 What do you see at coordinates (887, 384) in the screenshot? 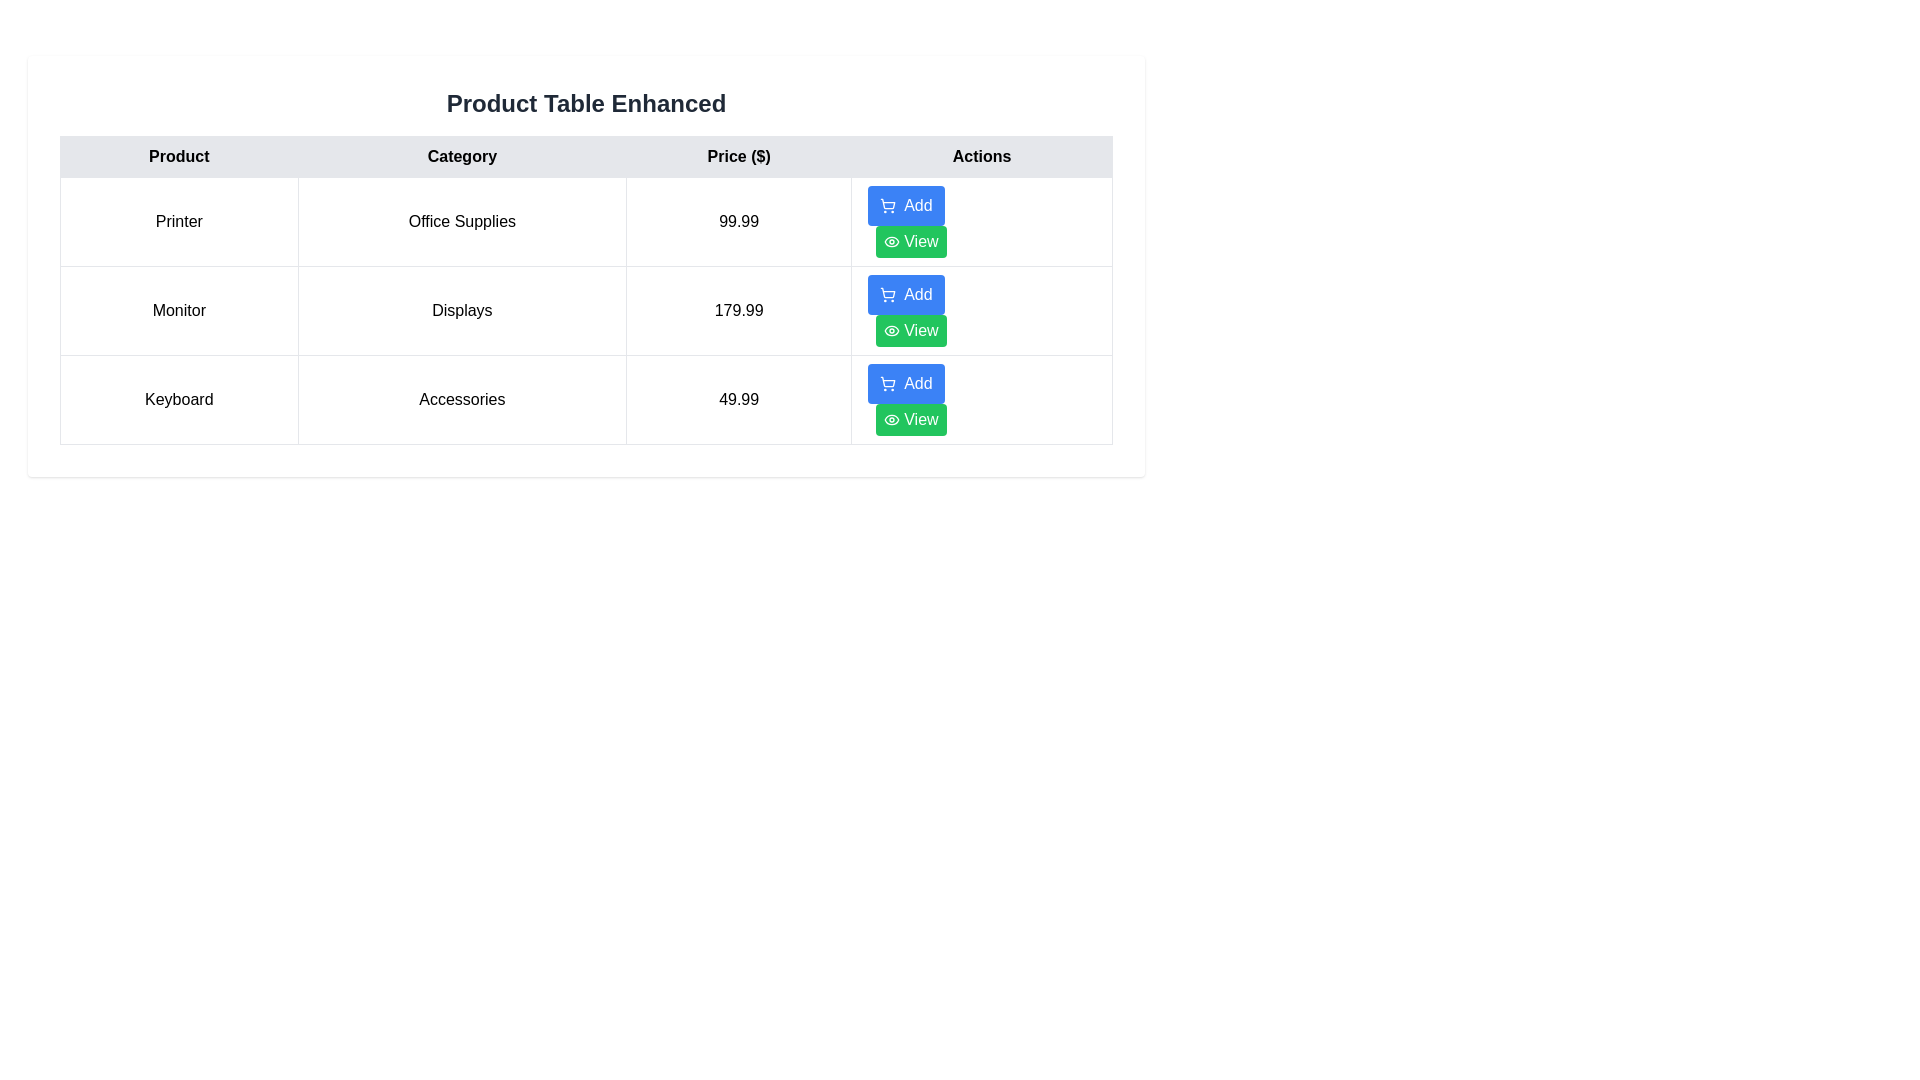
I see `the 'Add' button` at bounding box center [887, 384].